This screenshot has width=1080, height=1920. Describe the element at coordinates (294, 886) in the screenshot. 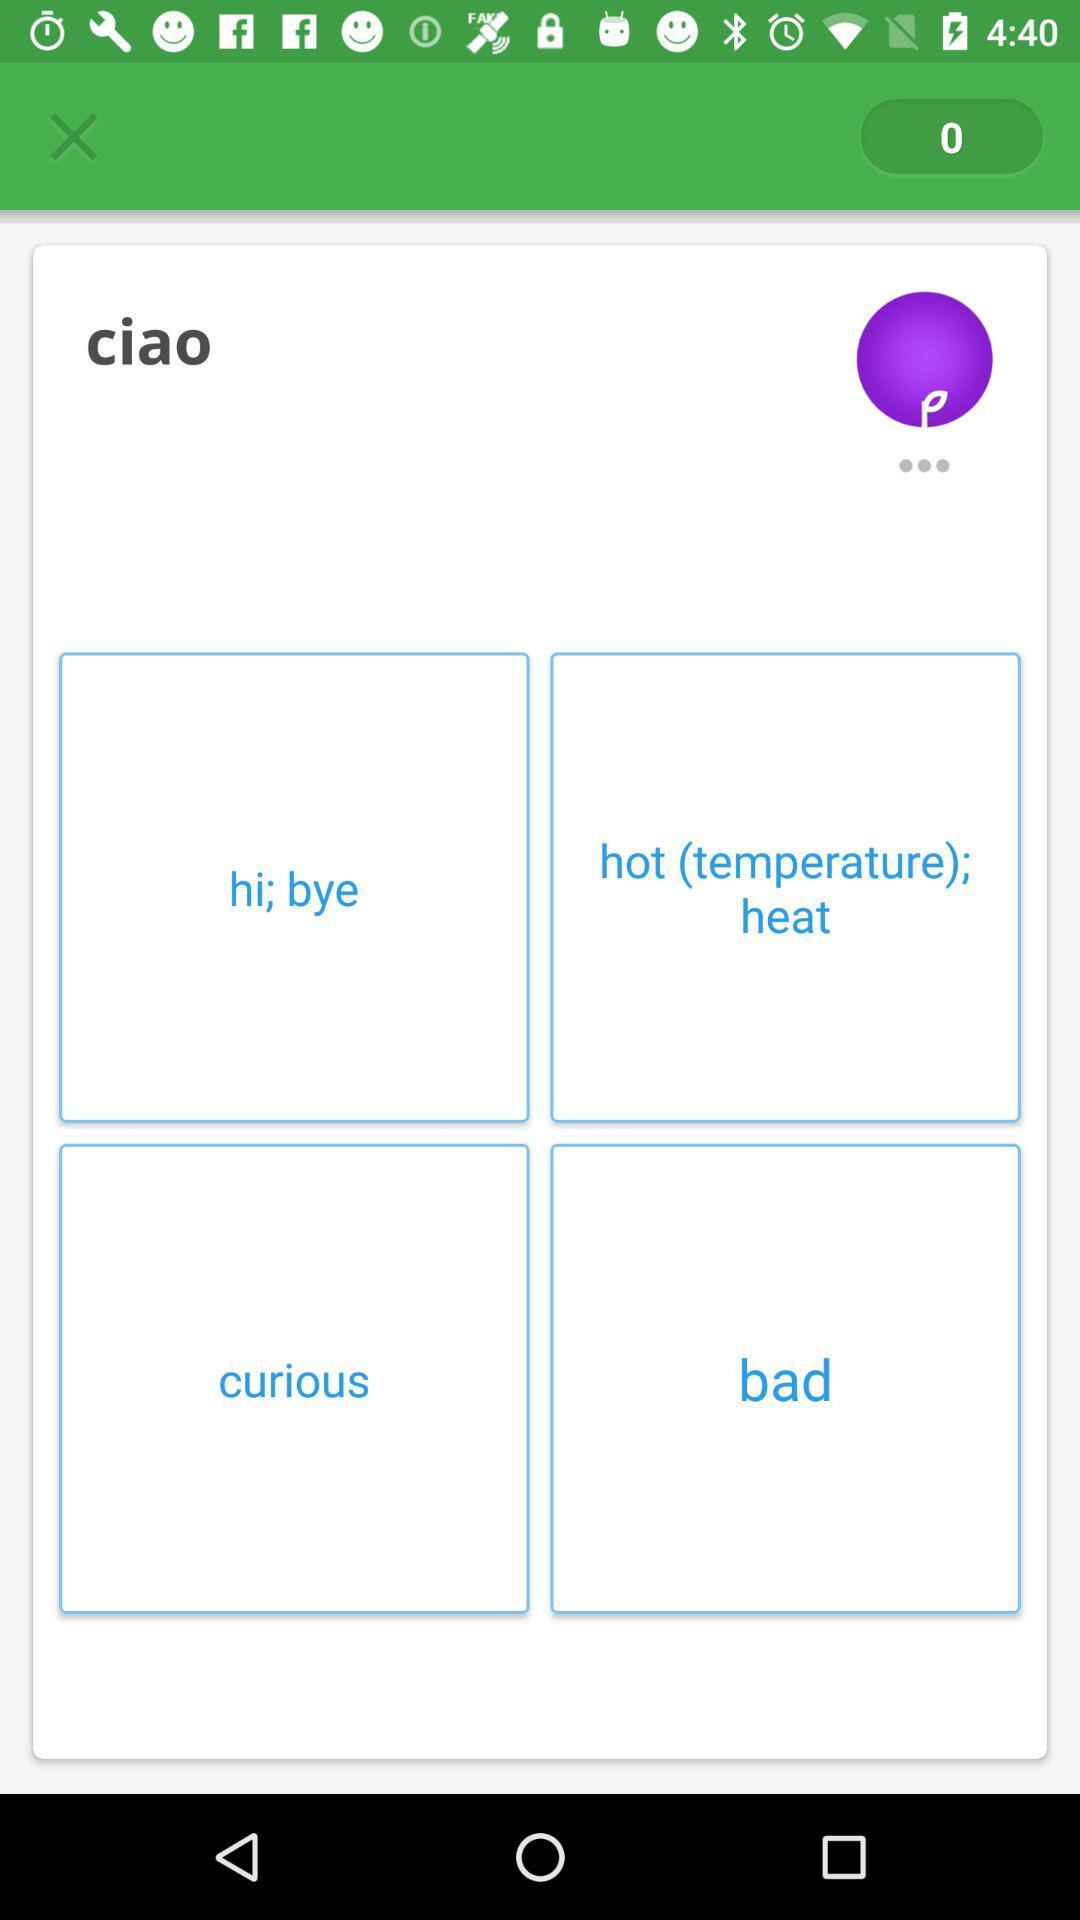

I see `item above the curious icon` at that location.